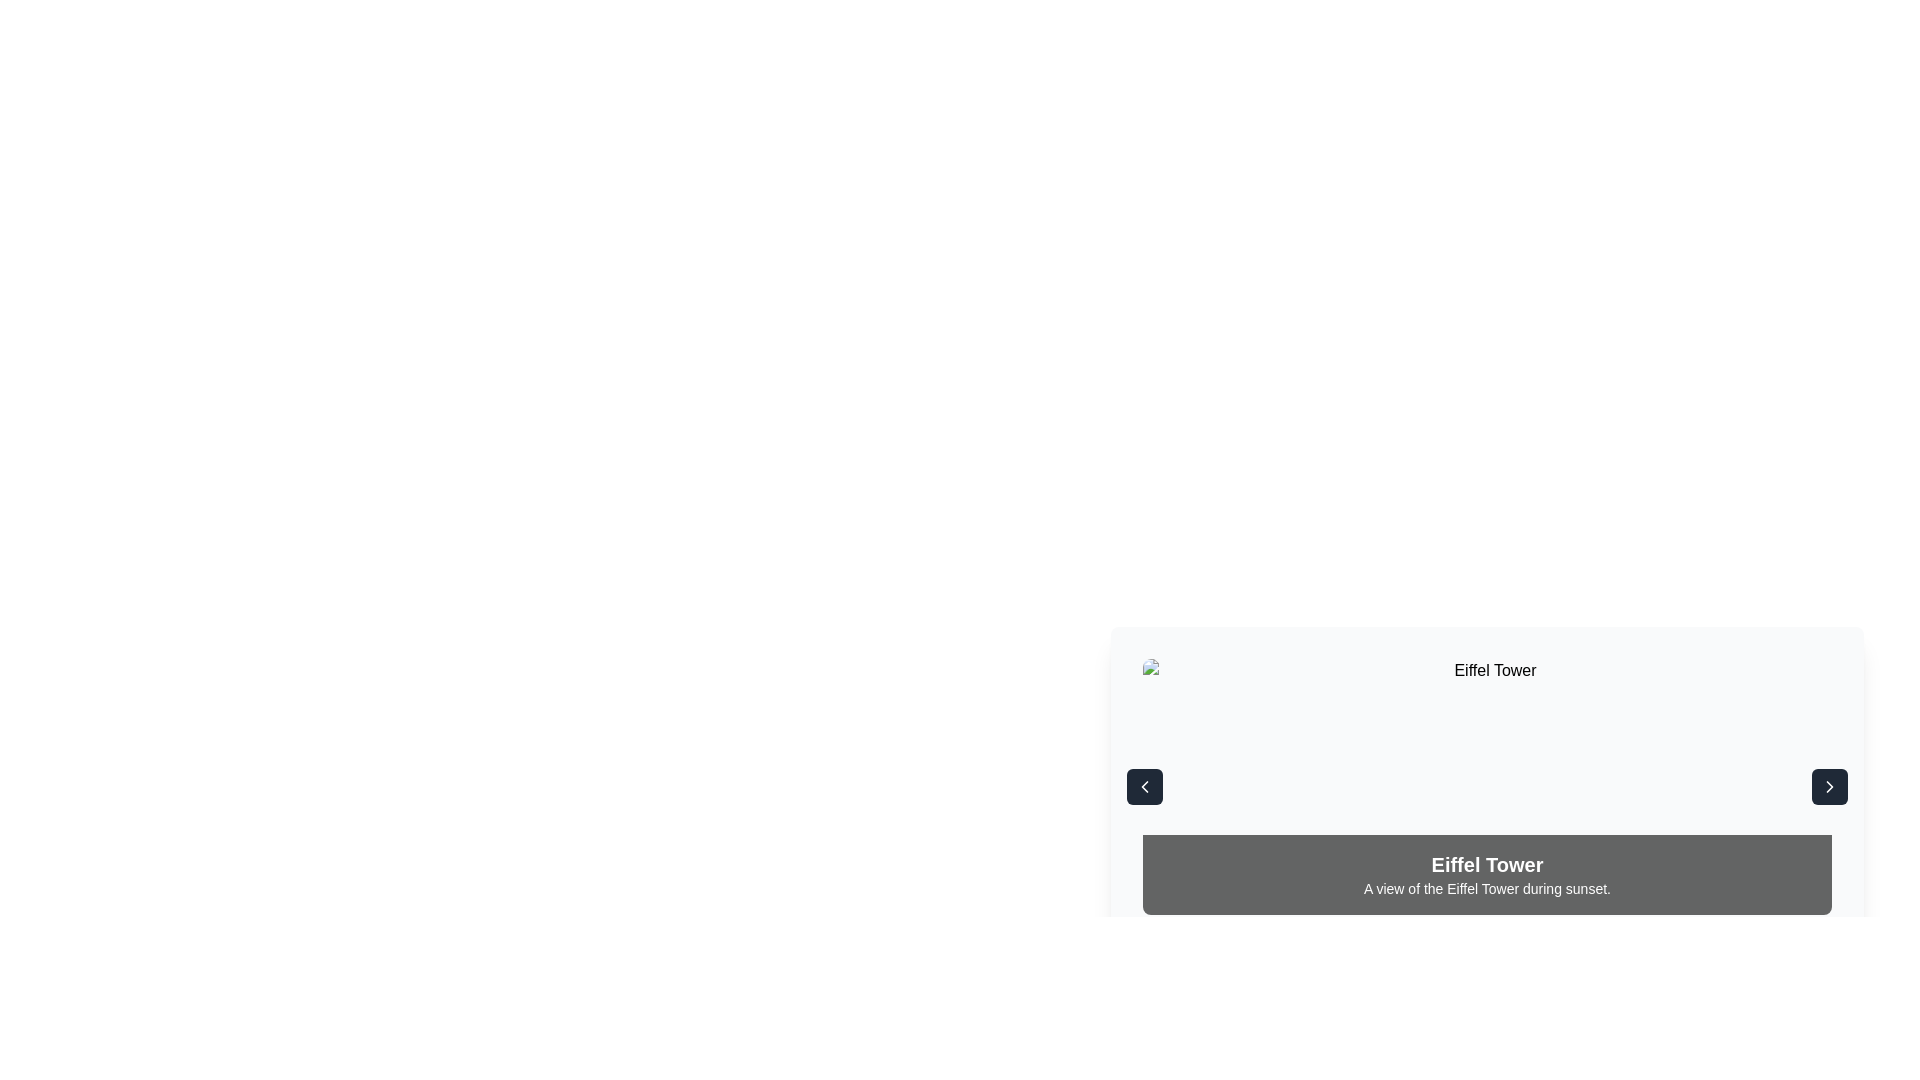 The width and height of the screenshot is (1920, 1080). I want to click on the square button with a dark gray background and a white leftward chevron icon, so click(1145, 785).